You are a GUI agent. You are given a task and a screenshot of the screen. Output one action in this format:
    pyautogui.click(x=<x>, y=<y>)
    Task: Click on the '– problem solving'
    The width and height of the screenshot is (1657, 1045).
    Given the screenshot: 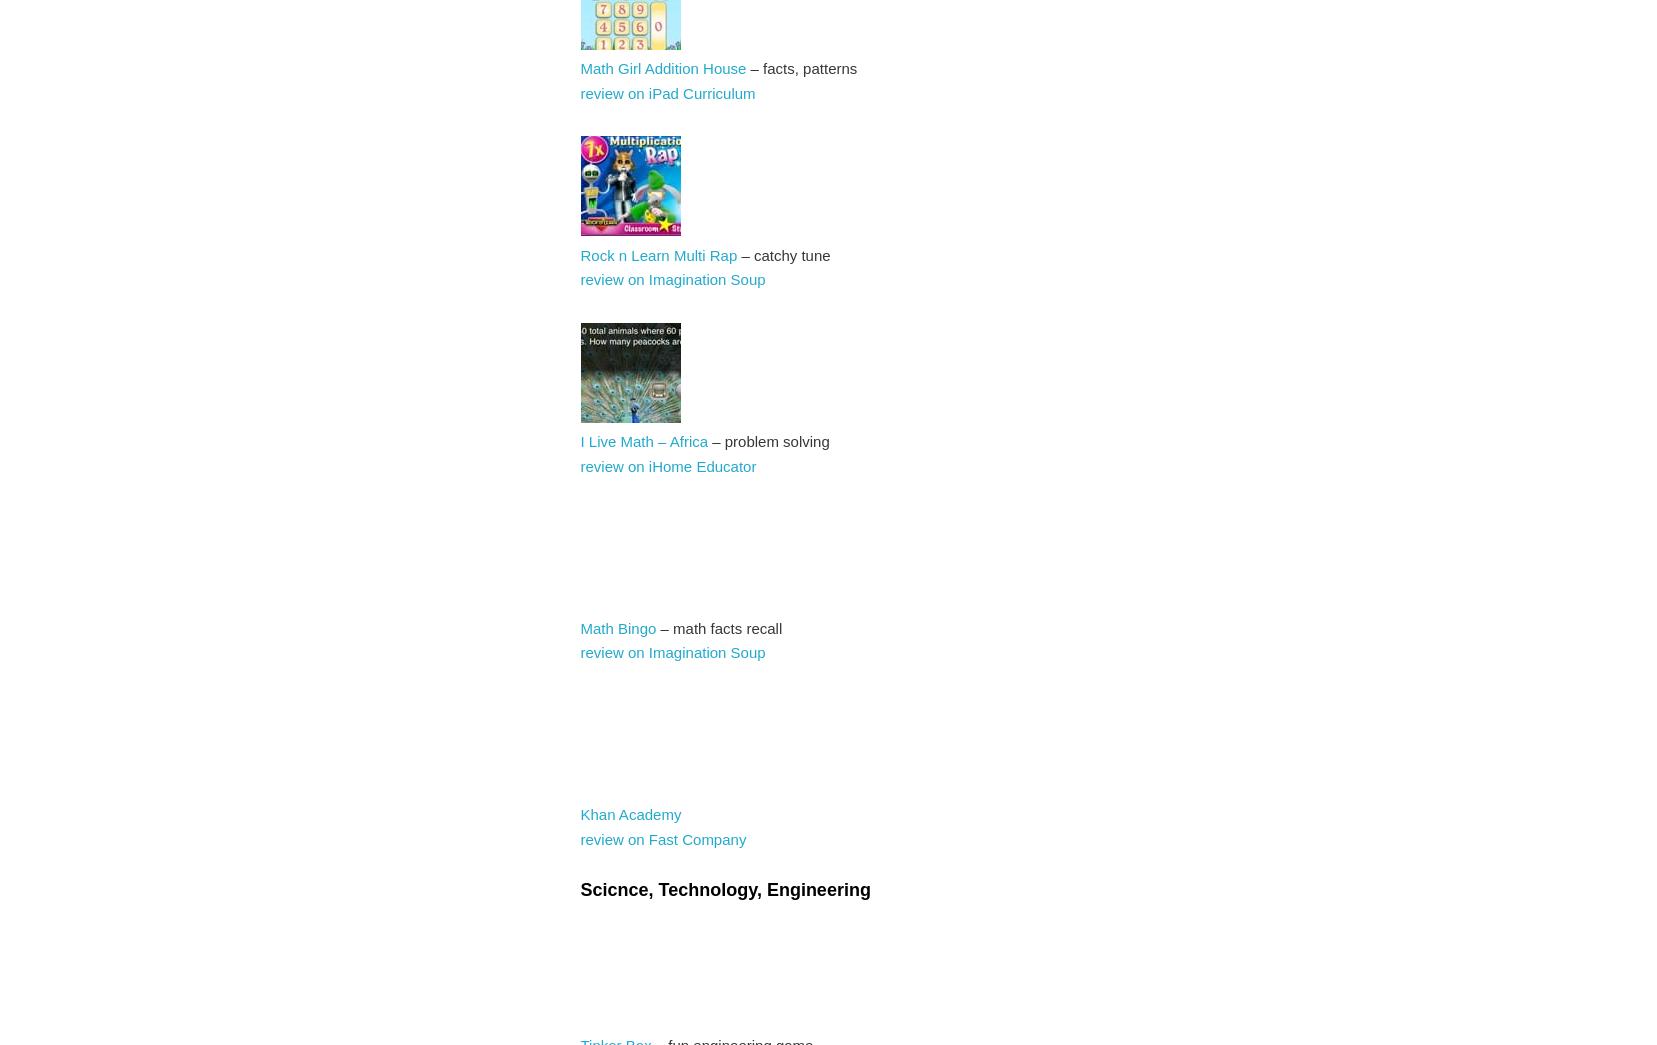 What is the action you would take?
    pyautogui.click(x=767, y=441)
    